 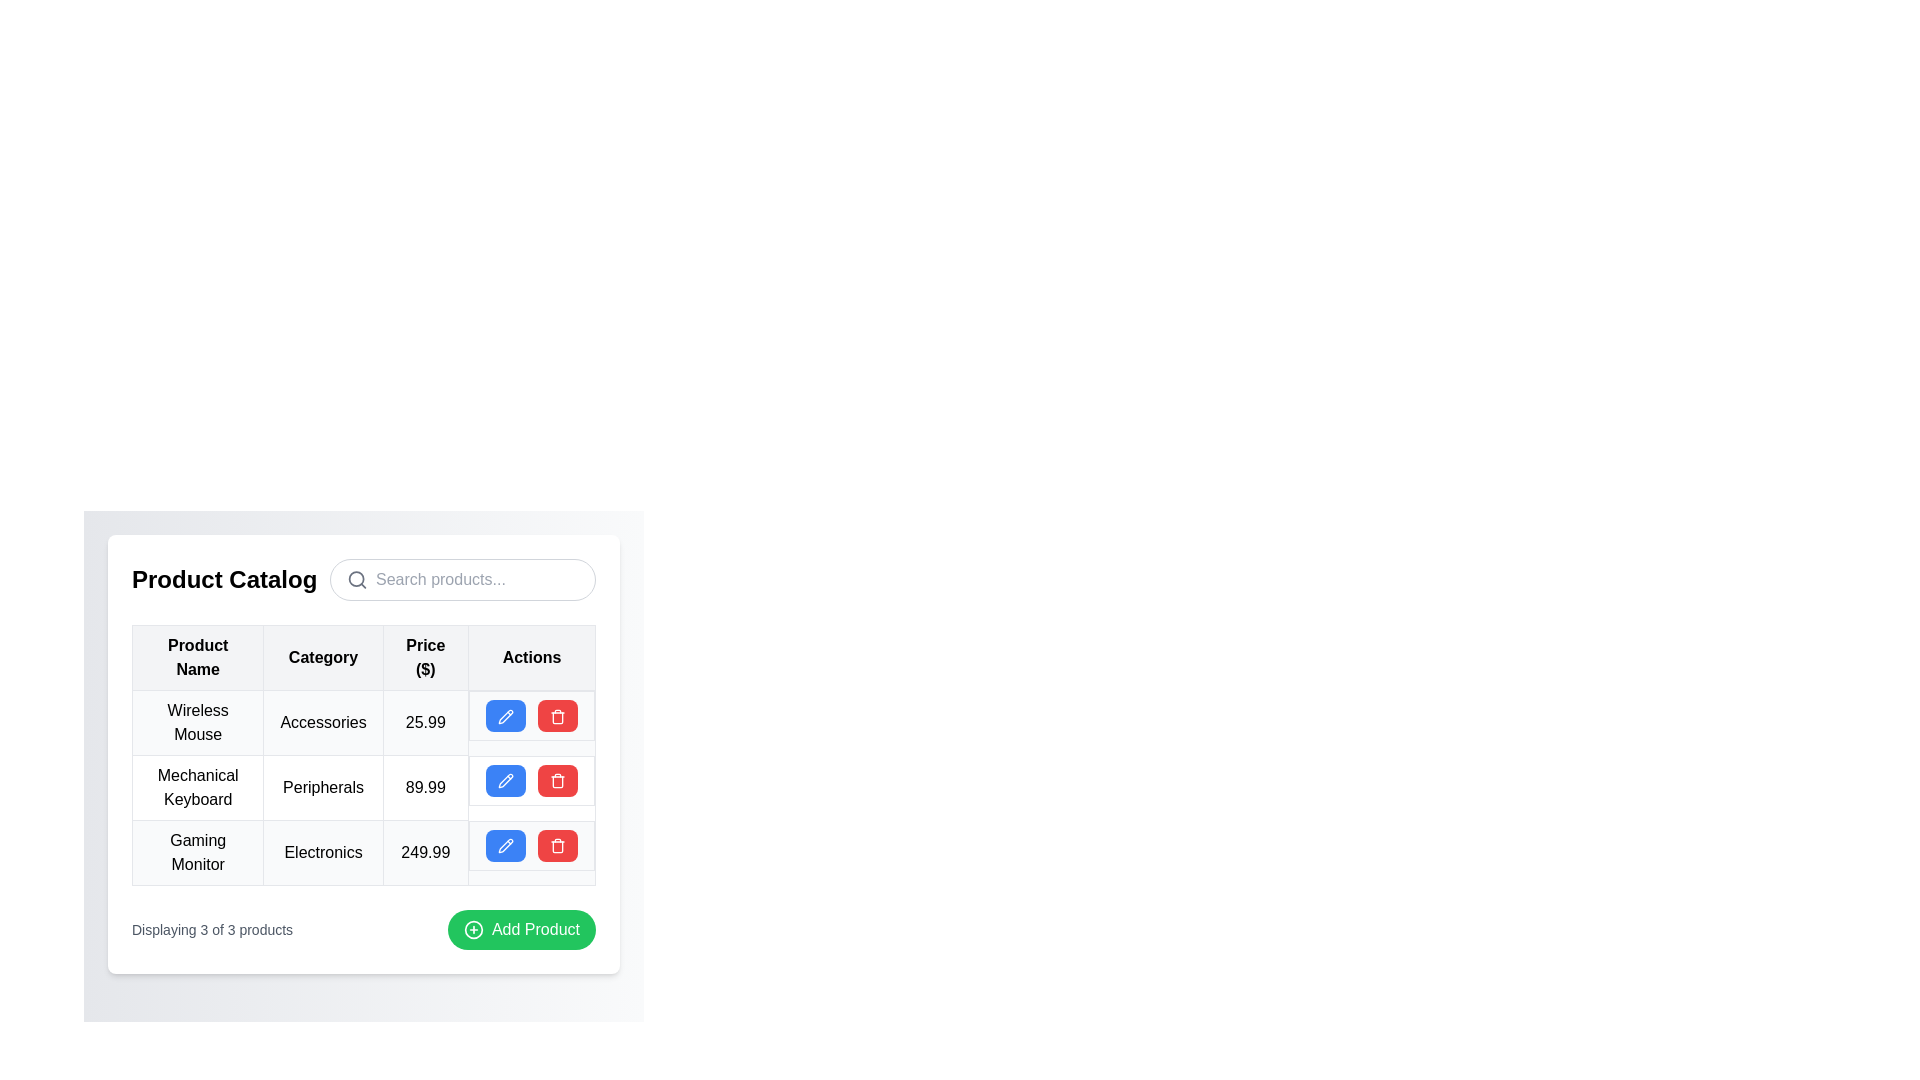 I want to click on the rectangular button with rounded corners that has a blue background and a white pencil icon, located in the center of the 'Actions' column in the first row of the table, so click(x=505, y=715).